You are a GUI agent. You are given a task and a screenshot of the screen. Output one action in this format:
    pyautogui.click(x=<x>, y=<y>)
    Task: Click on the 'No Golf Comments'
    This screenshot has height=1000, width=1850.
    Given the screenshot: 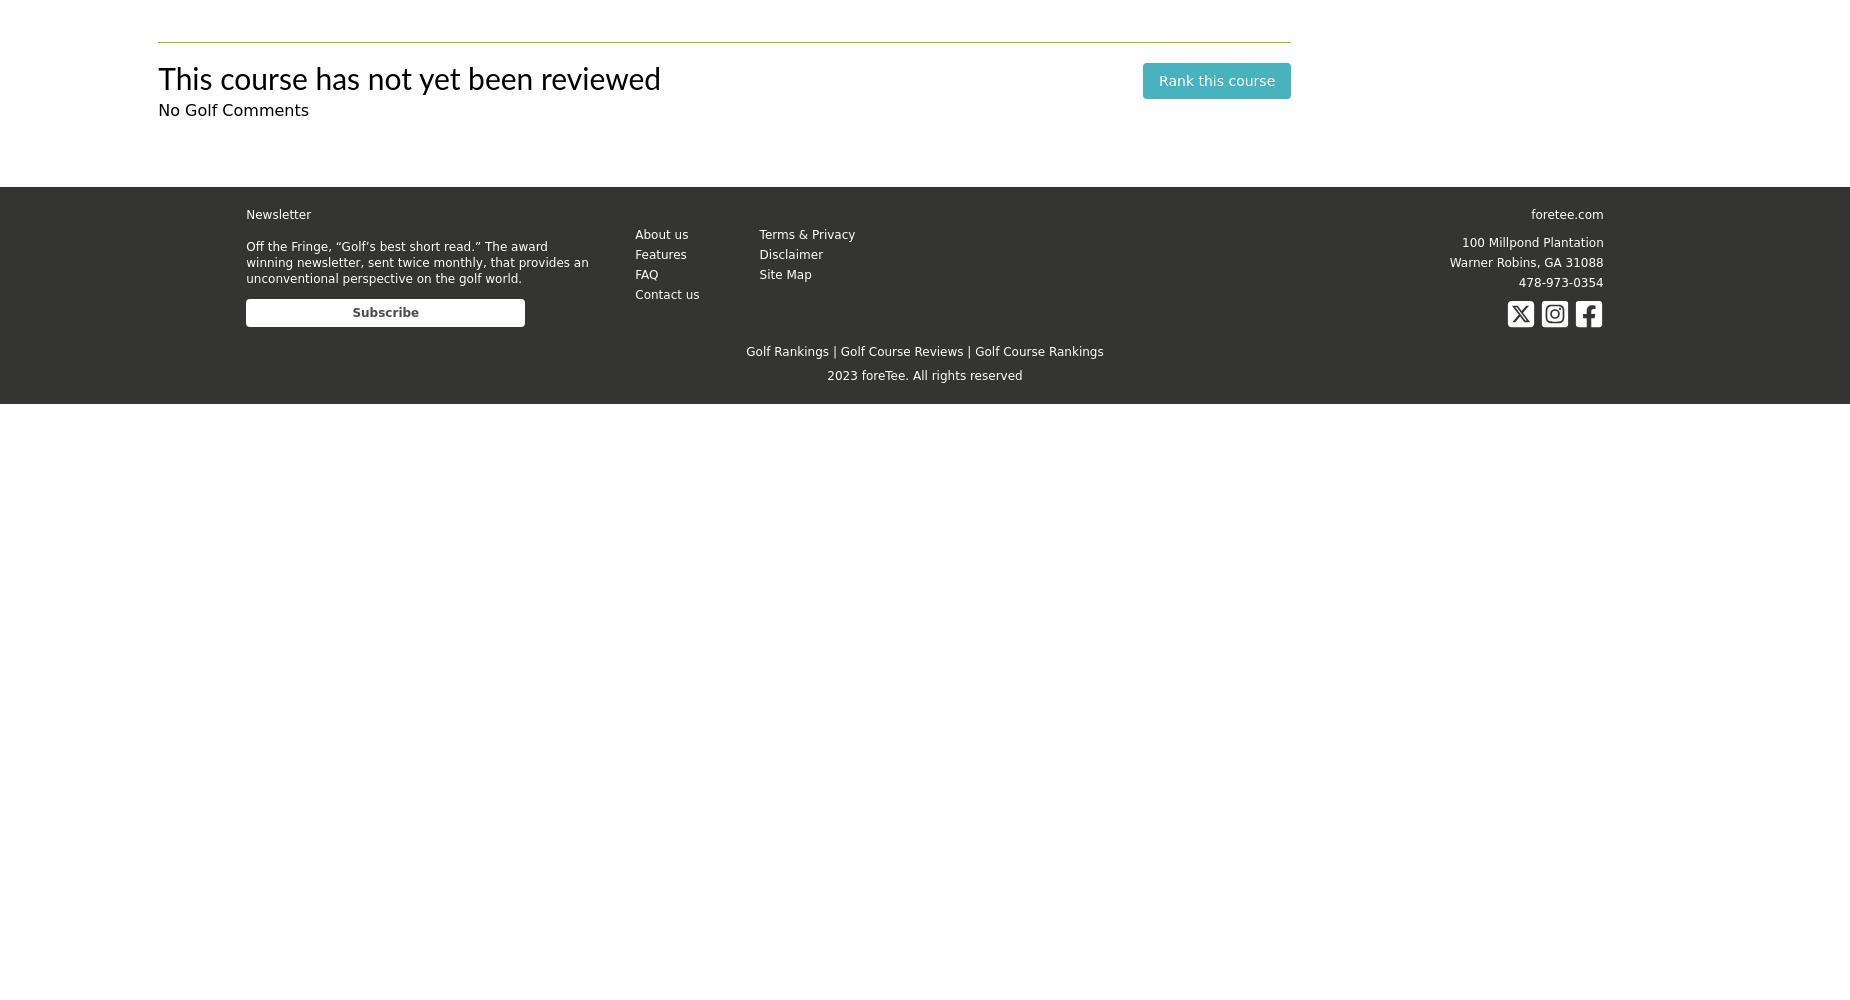 What is the action you would take?
    pyautogui.click(x=156, y=109)
    